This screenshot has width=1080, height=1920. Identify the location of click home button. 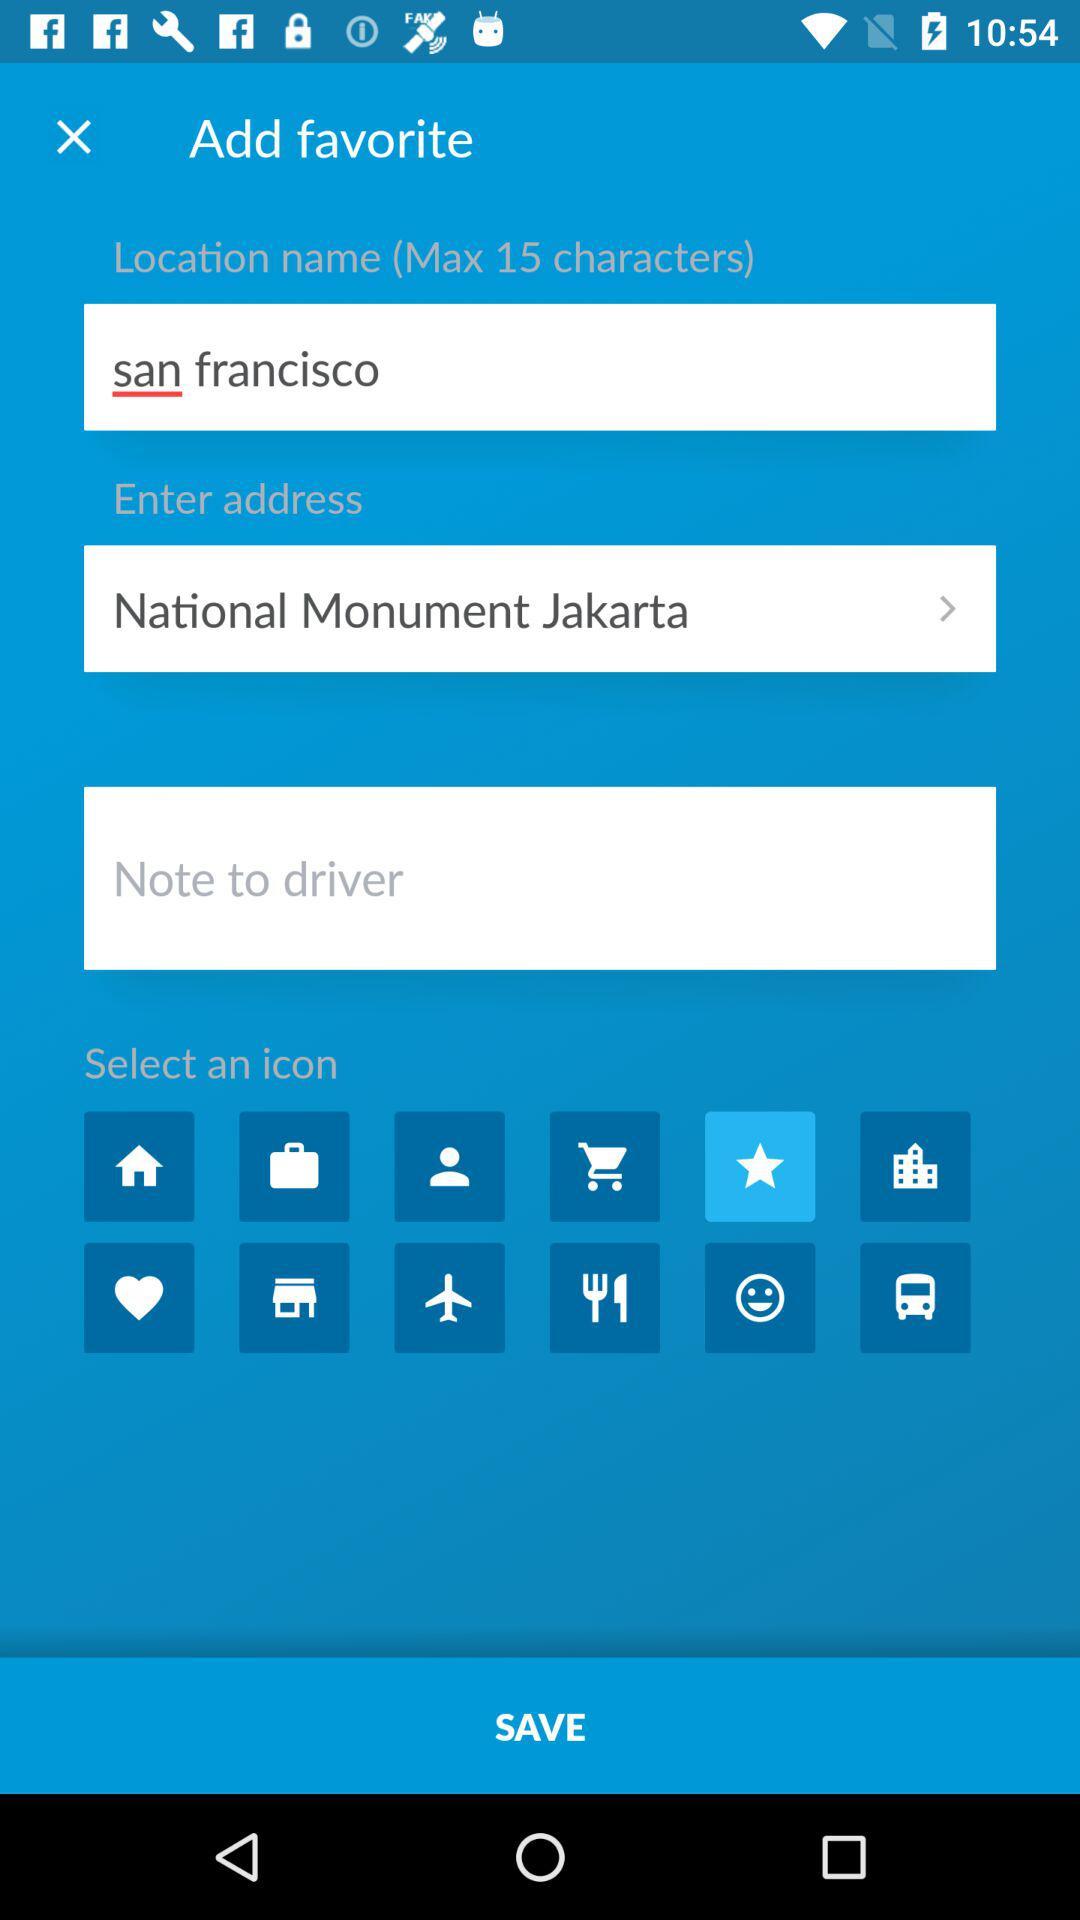
(138, 1166).